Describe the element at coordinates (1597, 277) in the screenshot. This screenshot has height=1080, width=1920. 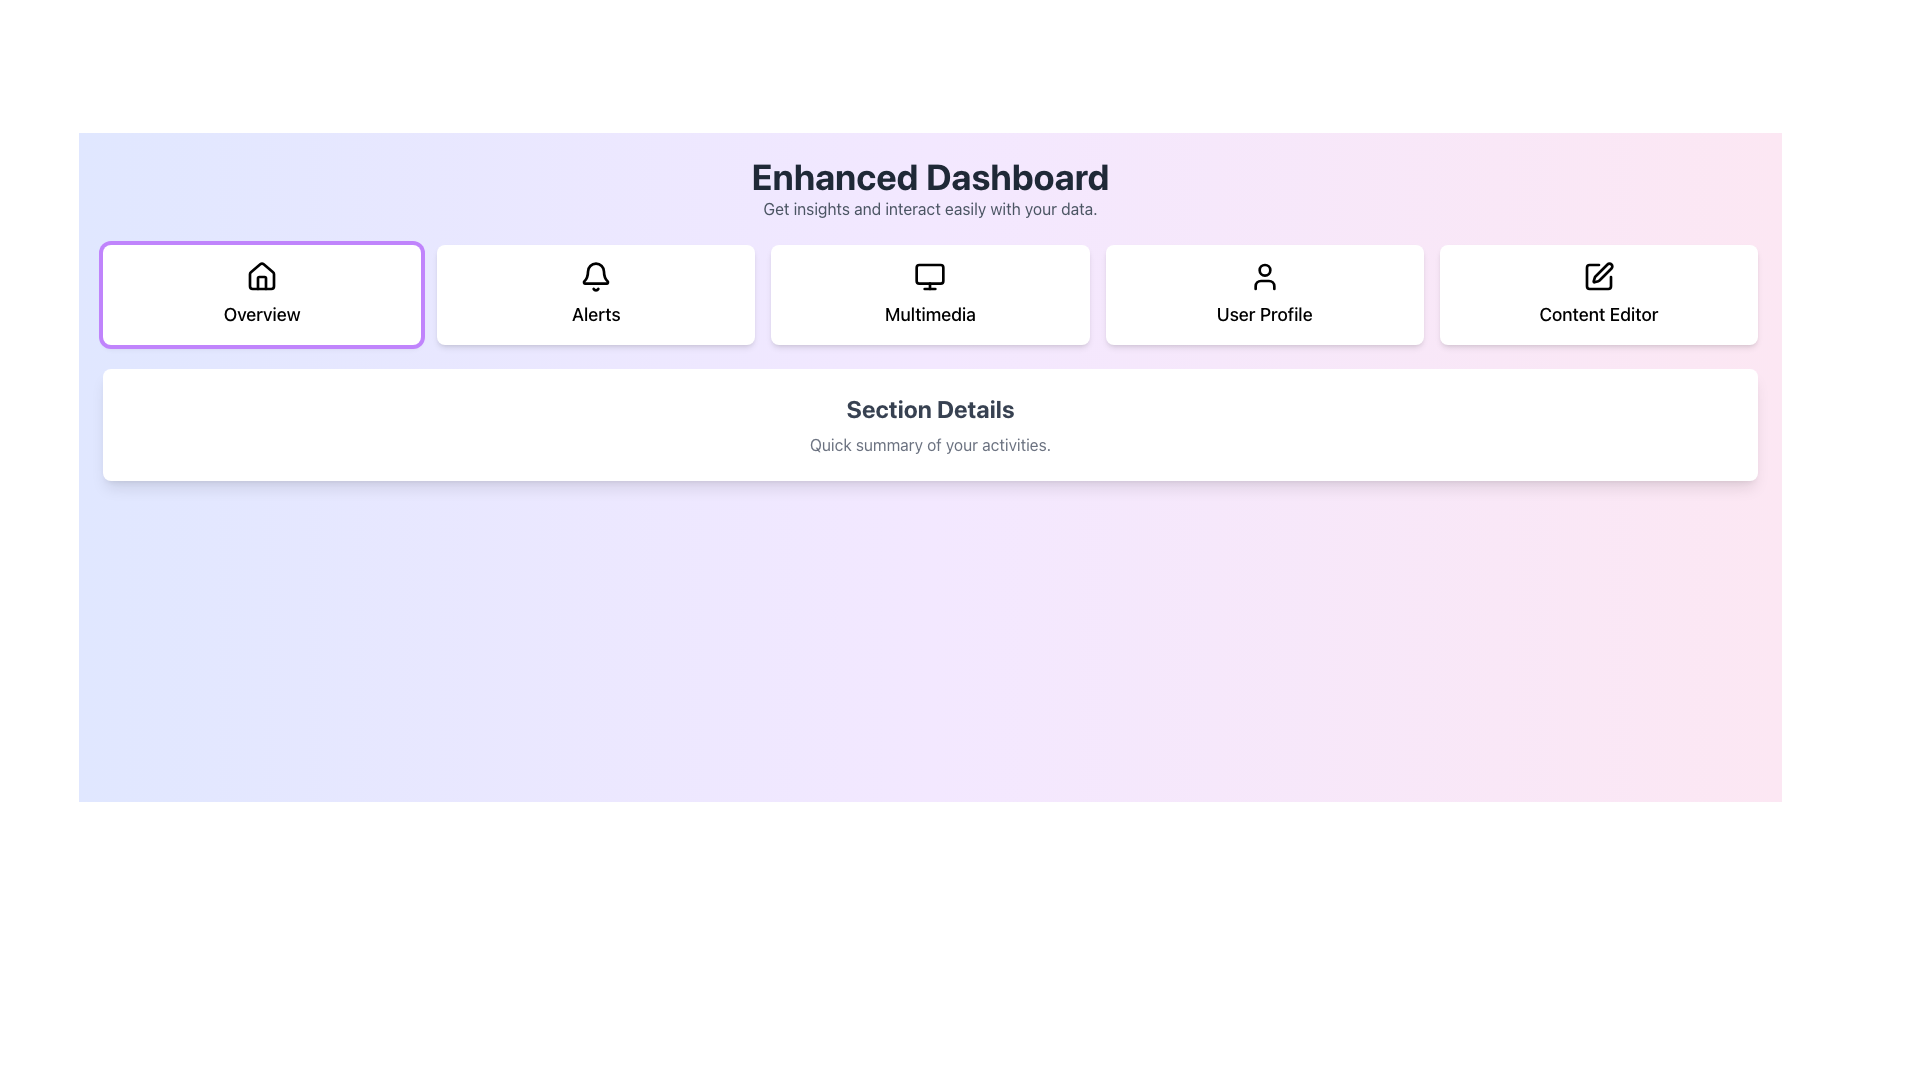
I see `the 'Content Editor' icon, which is an SVG image located in the upper area of the 'Content Editor' button, serving as a visual indicator for content creation or modification` at that location.